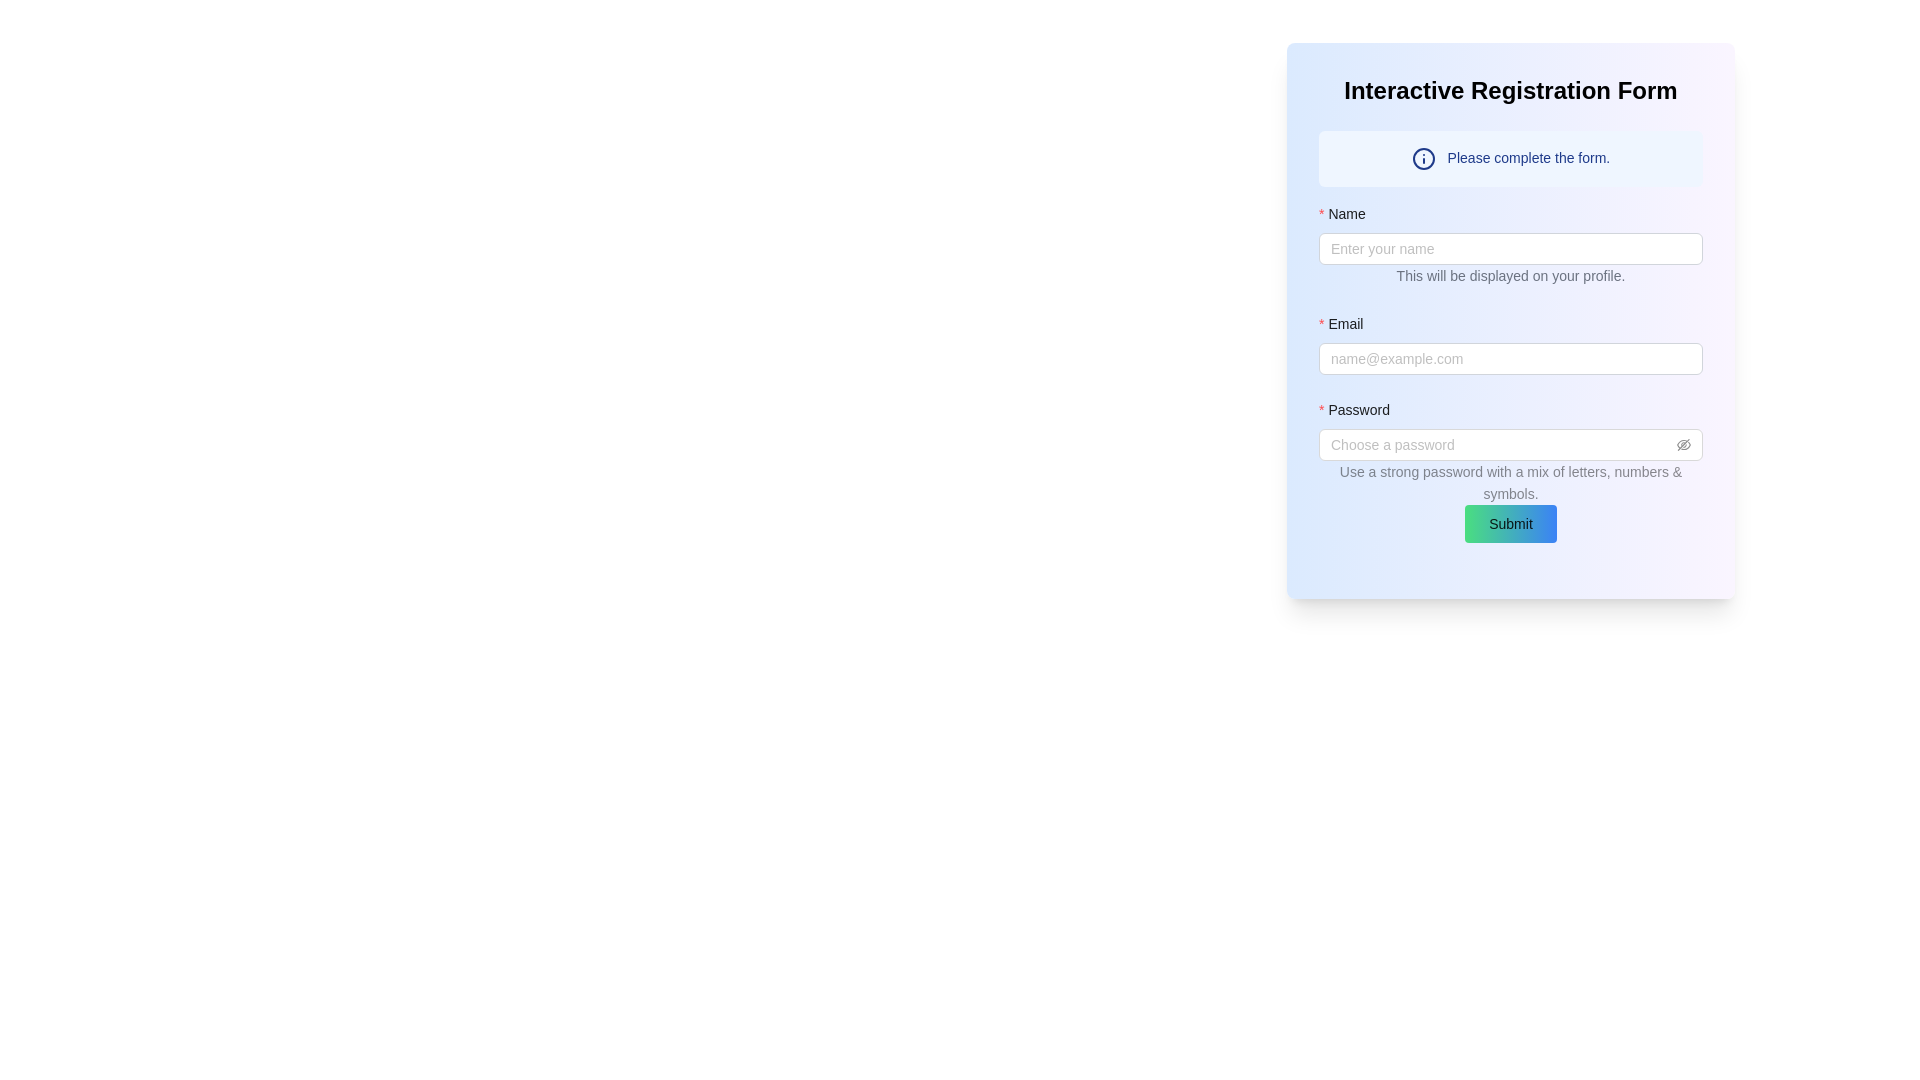  I want to click on the crossed-out eye icon button located at the far right of the 'Choose a password' input field, so click(1683, 443).